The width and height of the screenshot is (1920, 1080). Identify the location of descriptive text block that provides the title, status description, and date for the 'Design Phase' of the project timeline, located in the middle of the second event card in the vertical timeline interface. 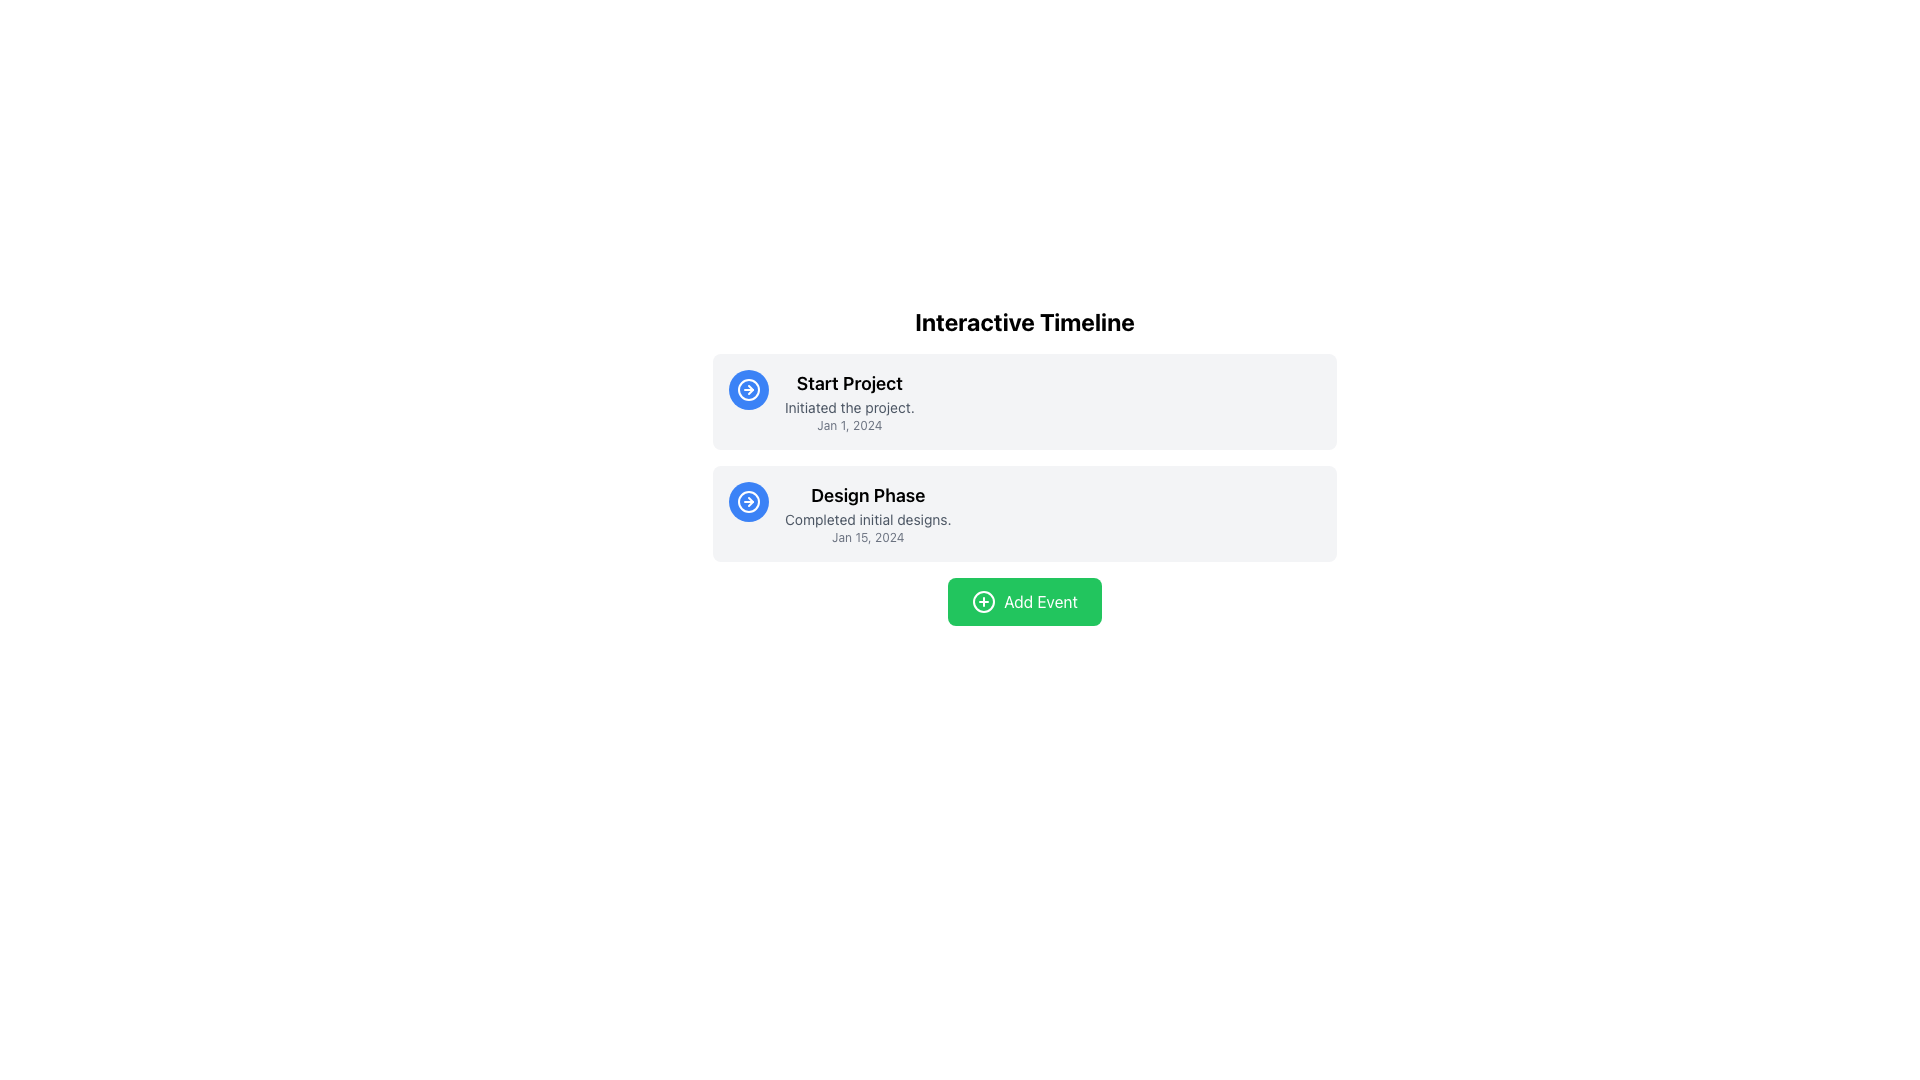
(868, 512).